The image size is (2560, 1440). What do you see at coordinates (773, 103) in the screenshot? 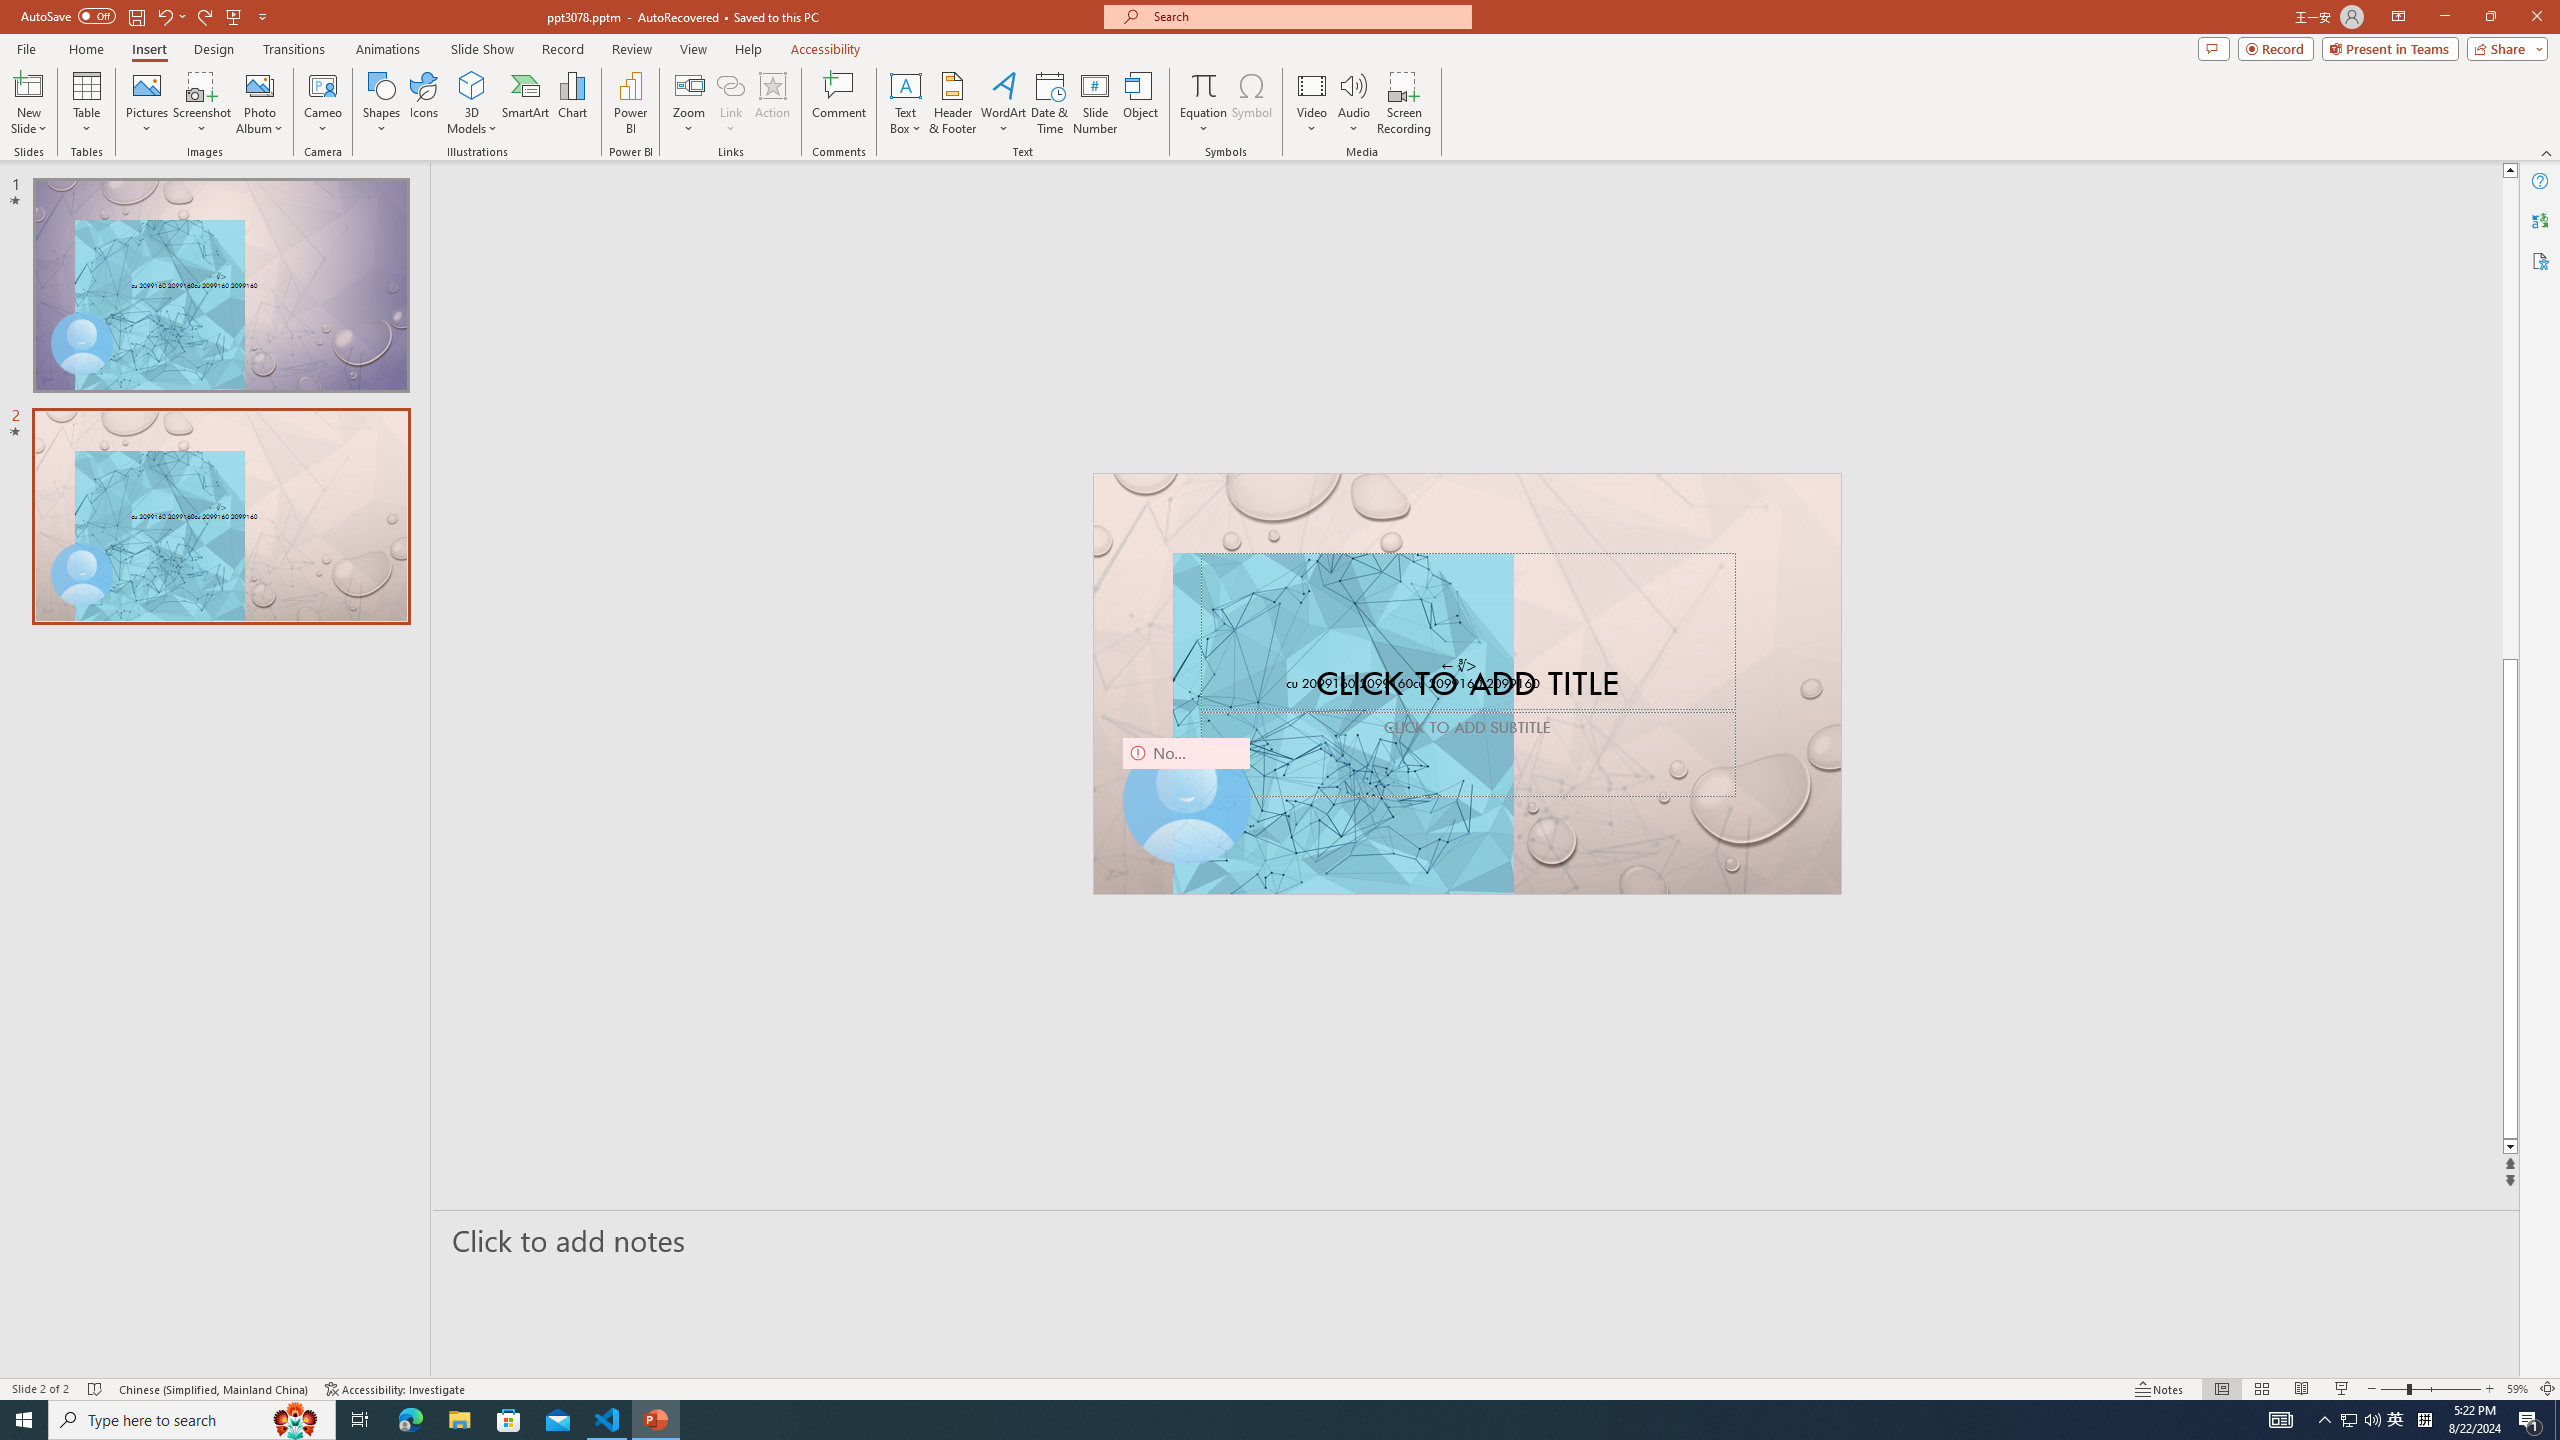
I see `'Action'` at bounding box center [773, 103].